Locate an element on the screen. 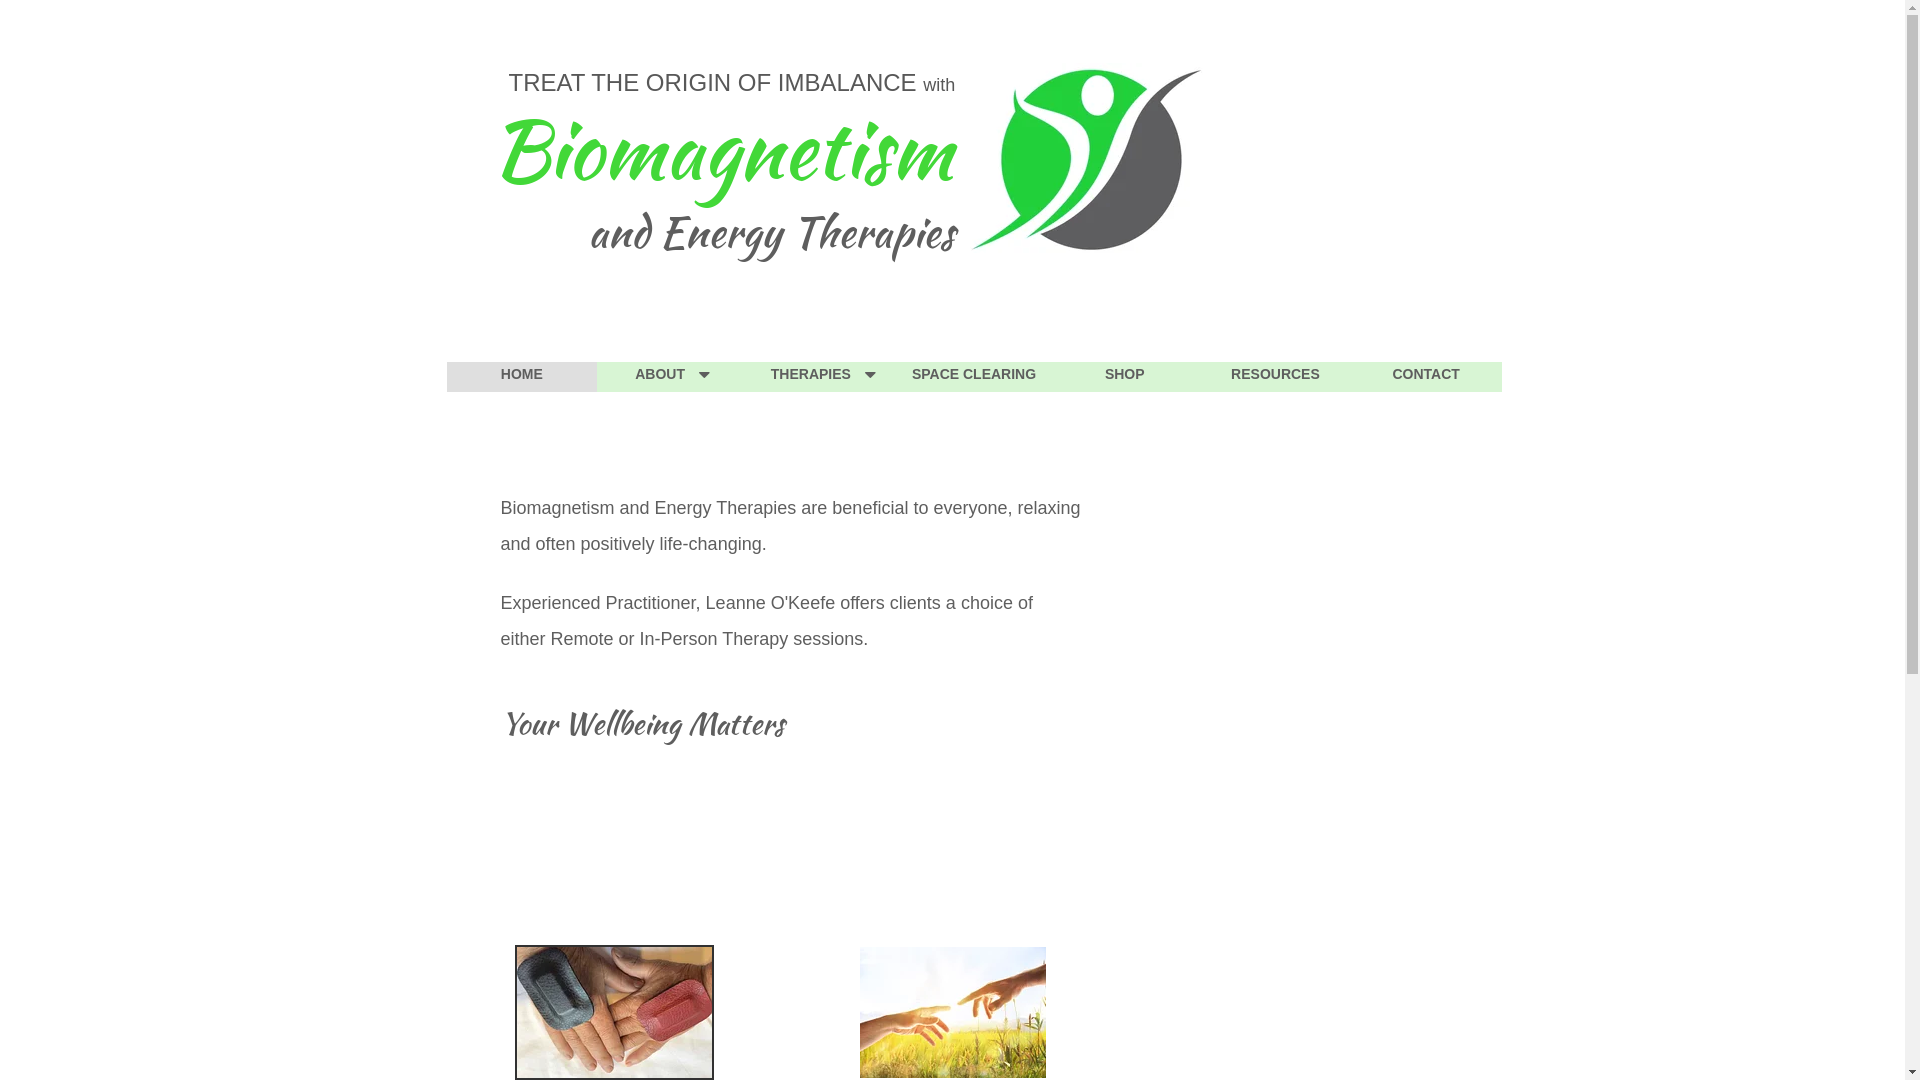 The width and height of the screenshot is (1920, 1080). 'SHOP' is located at coordinates (1124, 377).